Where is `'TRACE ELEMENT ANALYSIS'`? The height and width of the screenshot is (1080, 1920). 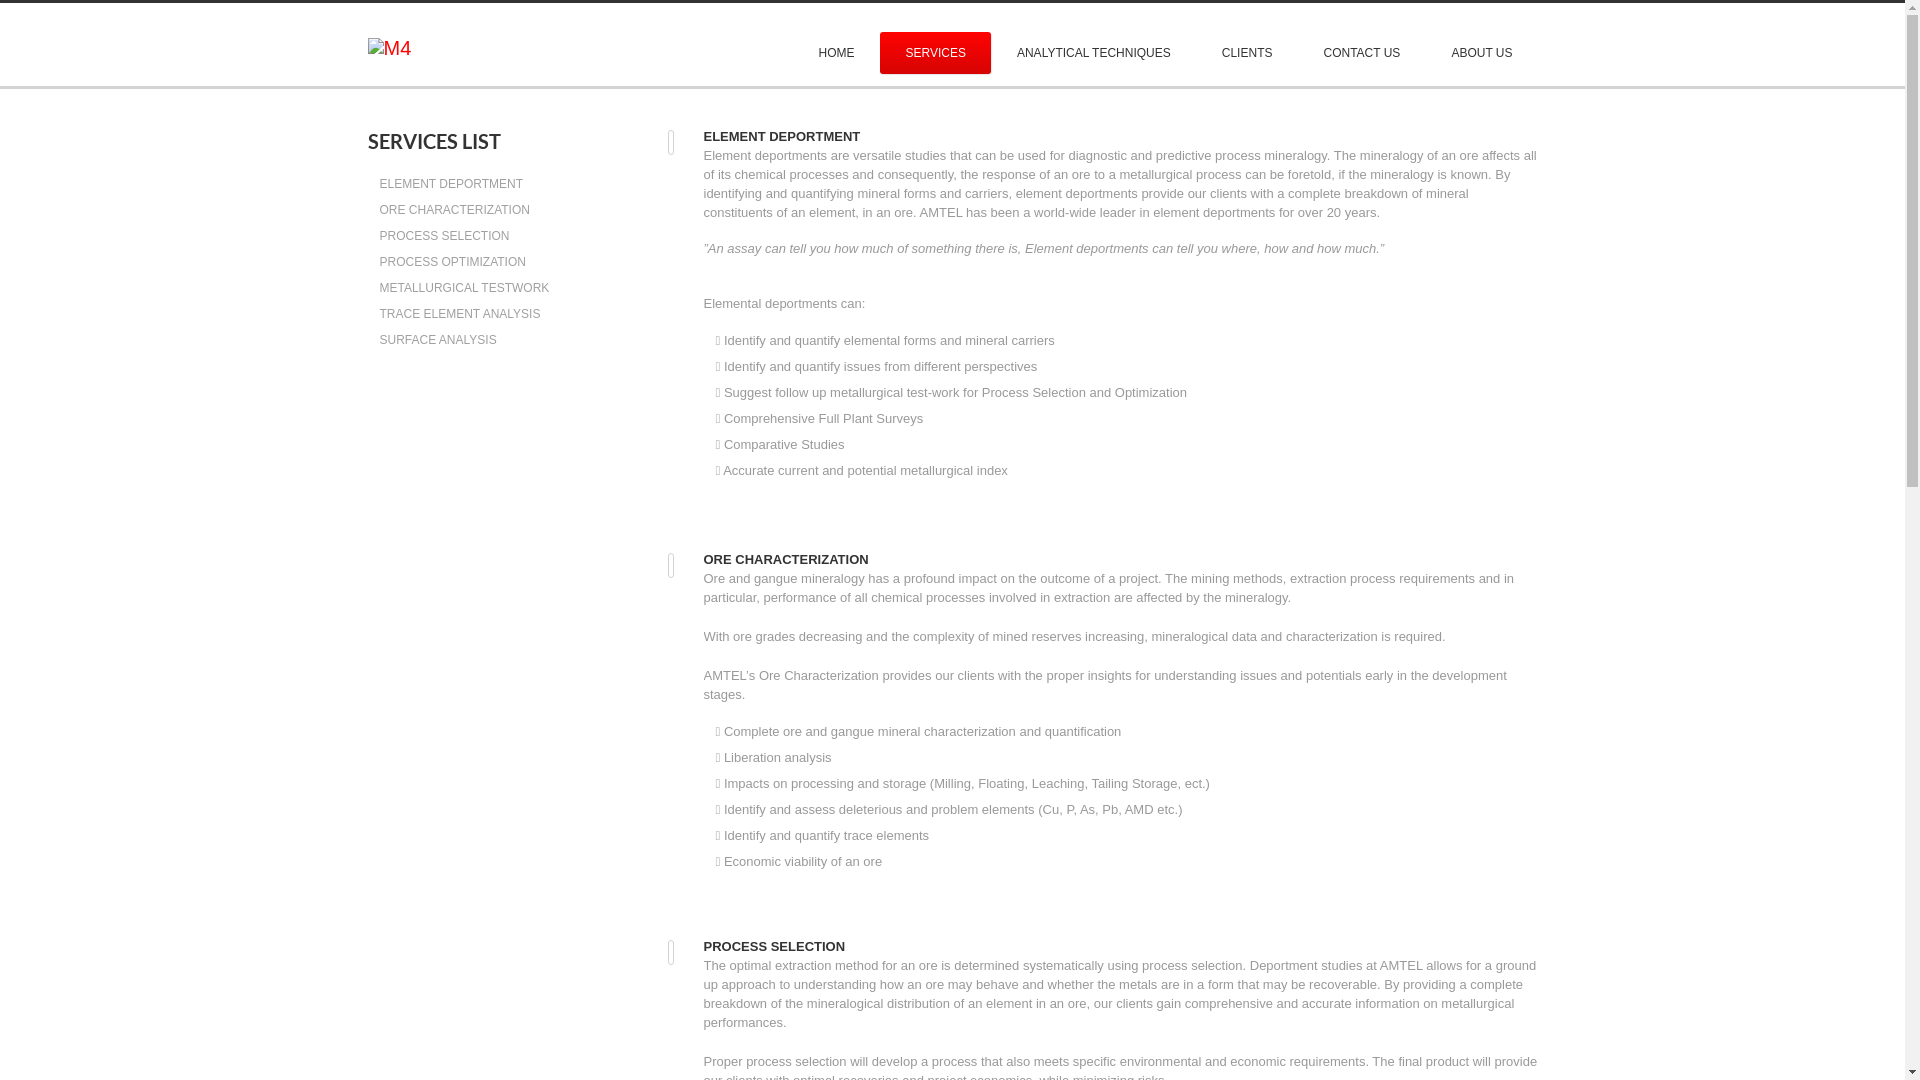
'TRACE ELEMENT ANALYSIS' is located at coordinates (379, 313).